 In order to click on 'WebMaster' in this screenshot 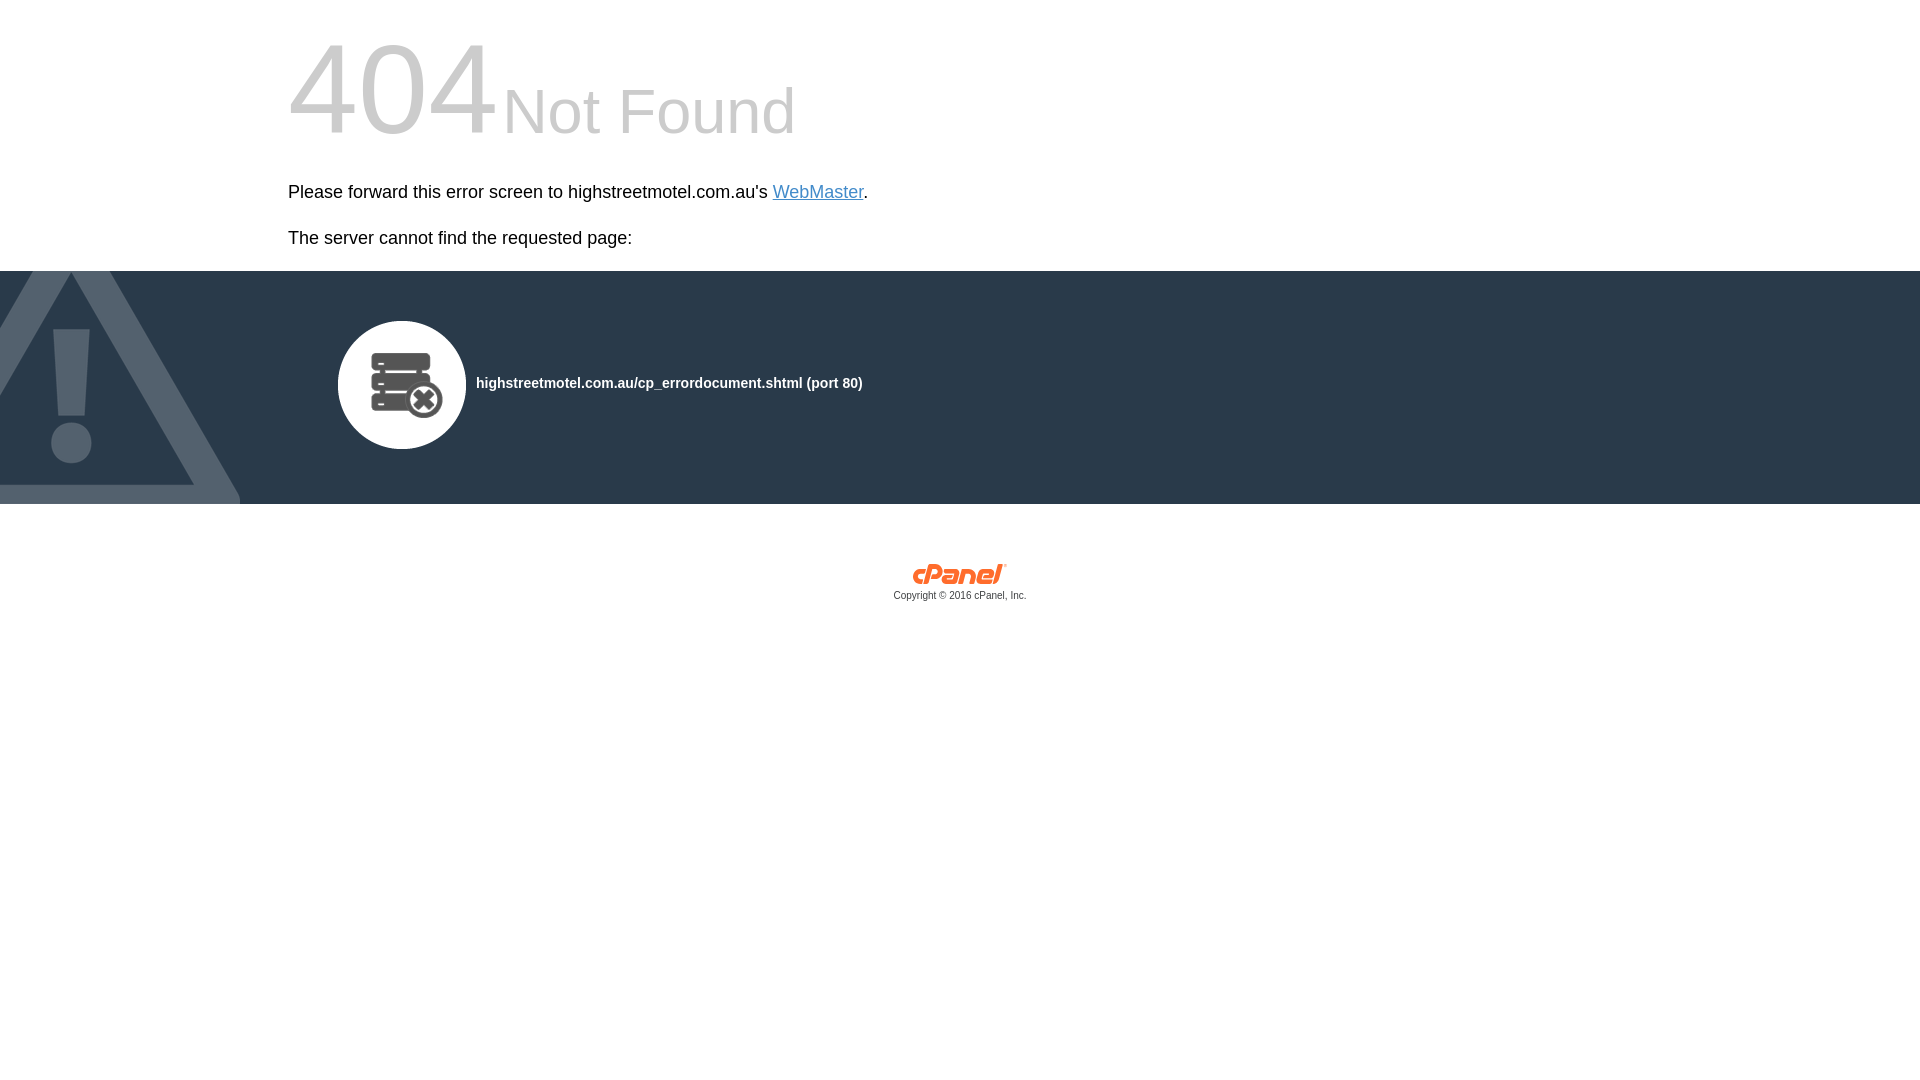, I will do `click(818, 192)`.